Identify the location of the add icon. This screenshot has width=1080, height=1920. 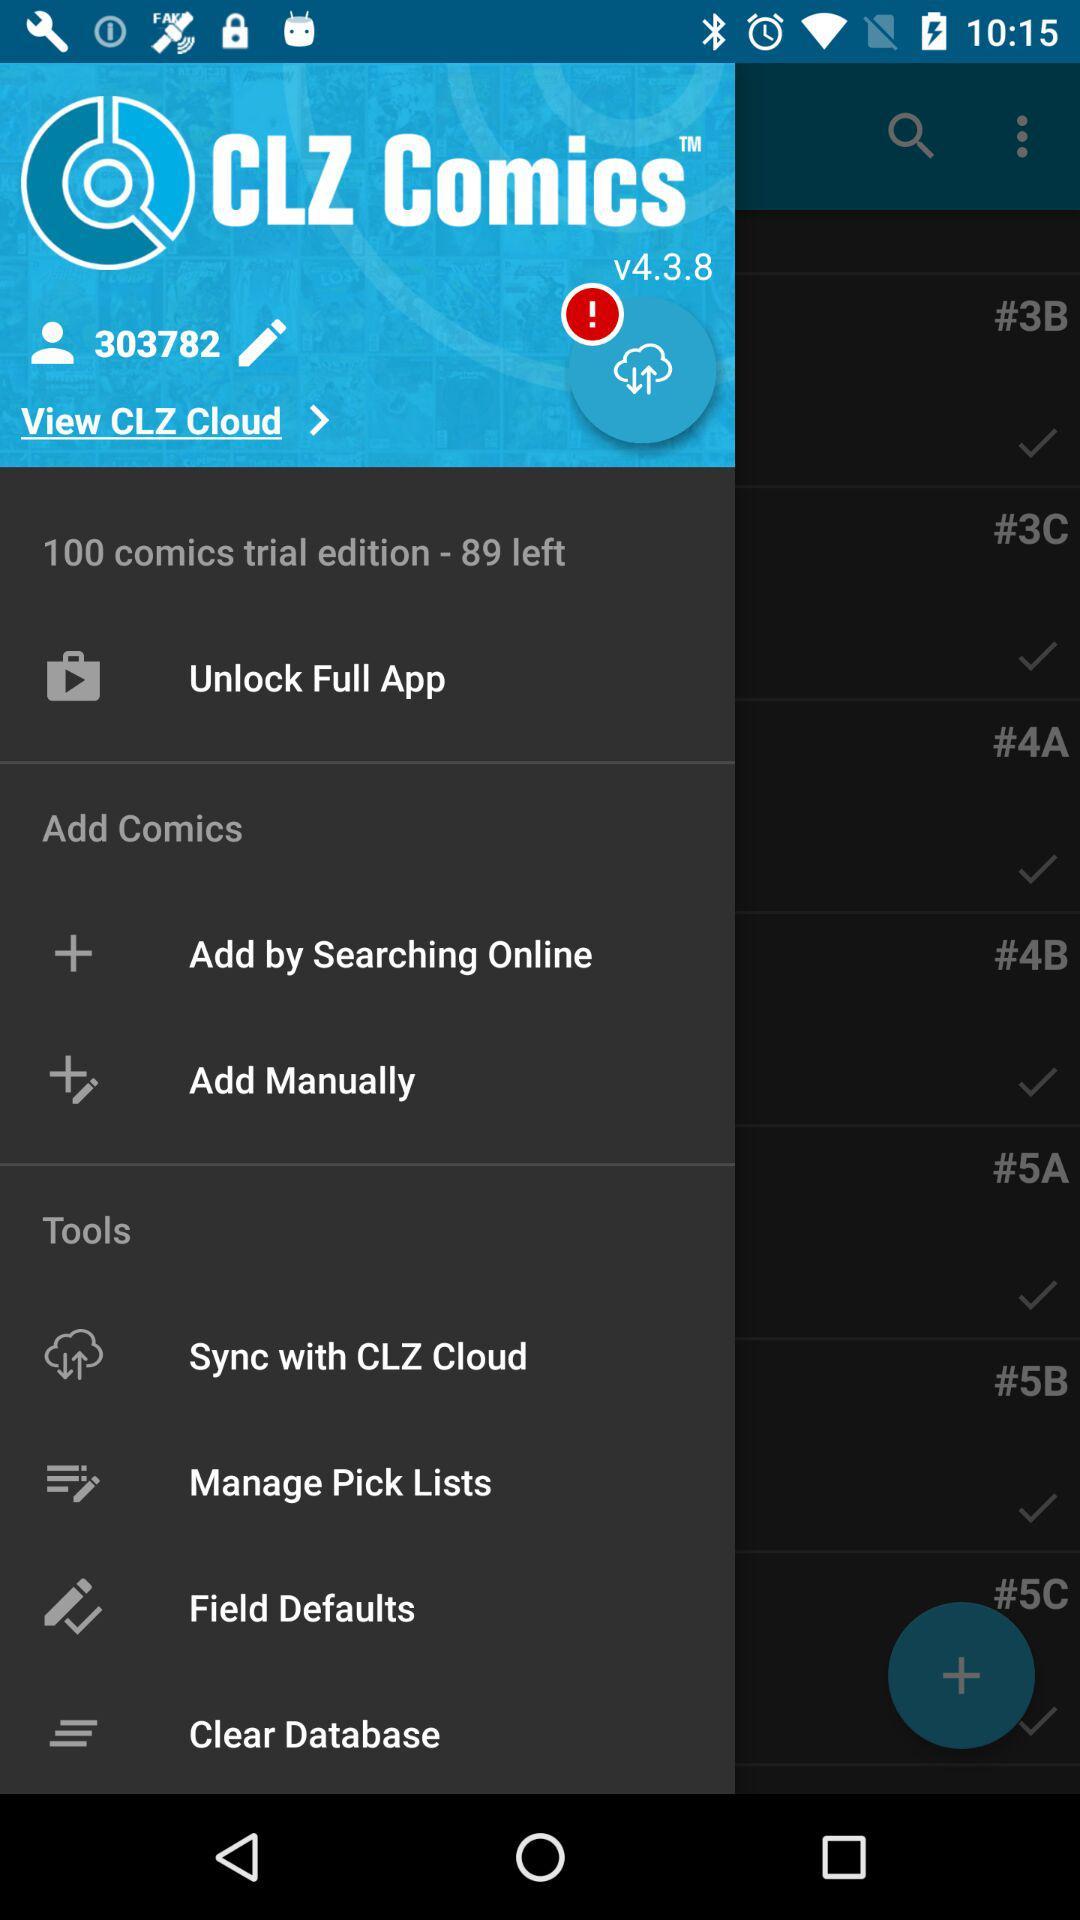
(960, 1675).